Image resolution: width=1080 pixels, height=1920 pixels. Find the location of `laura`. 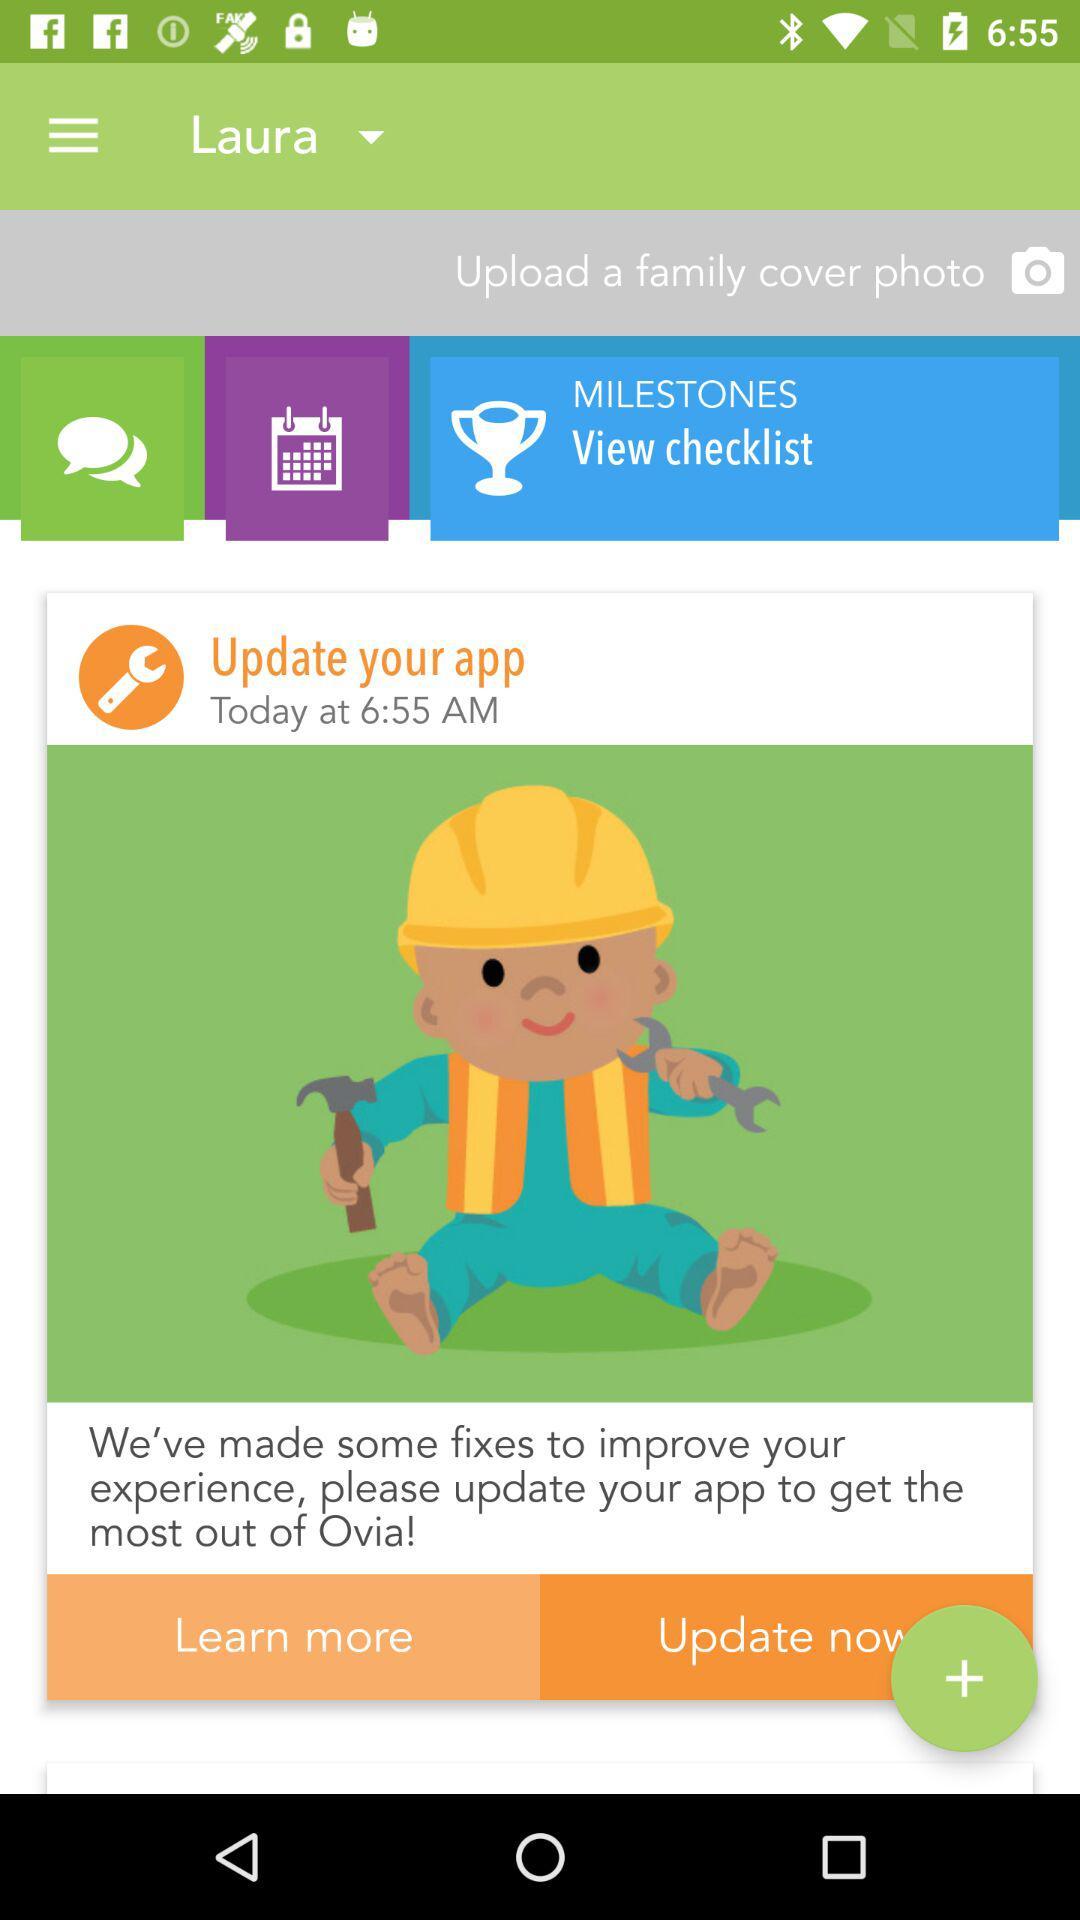

laura is located at coordinates (295, 135).